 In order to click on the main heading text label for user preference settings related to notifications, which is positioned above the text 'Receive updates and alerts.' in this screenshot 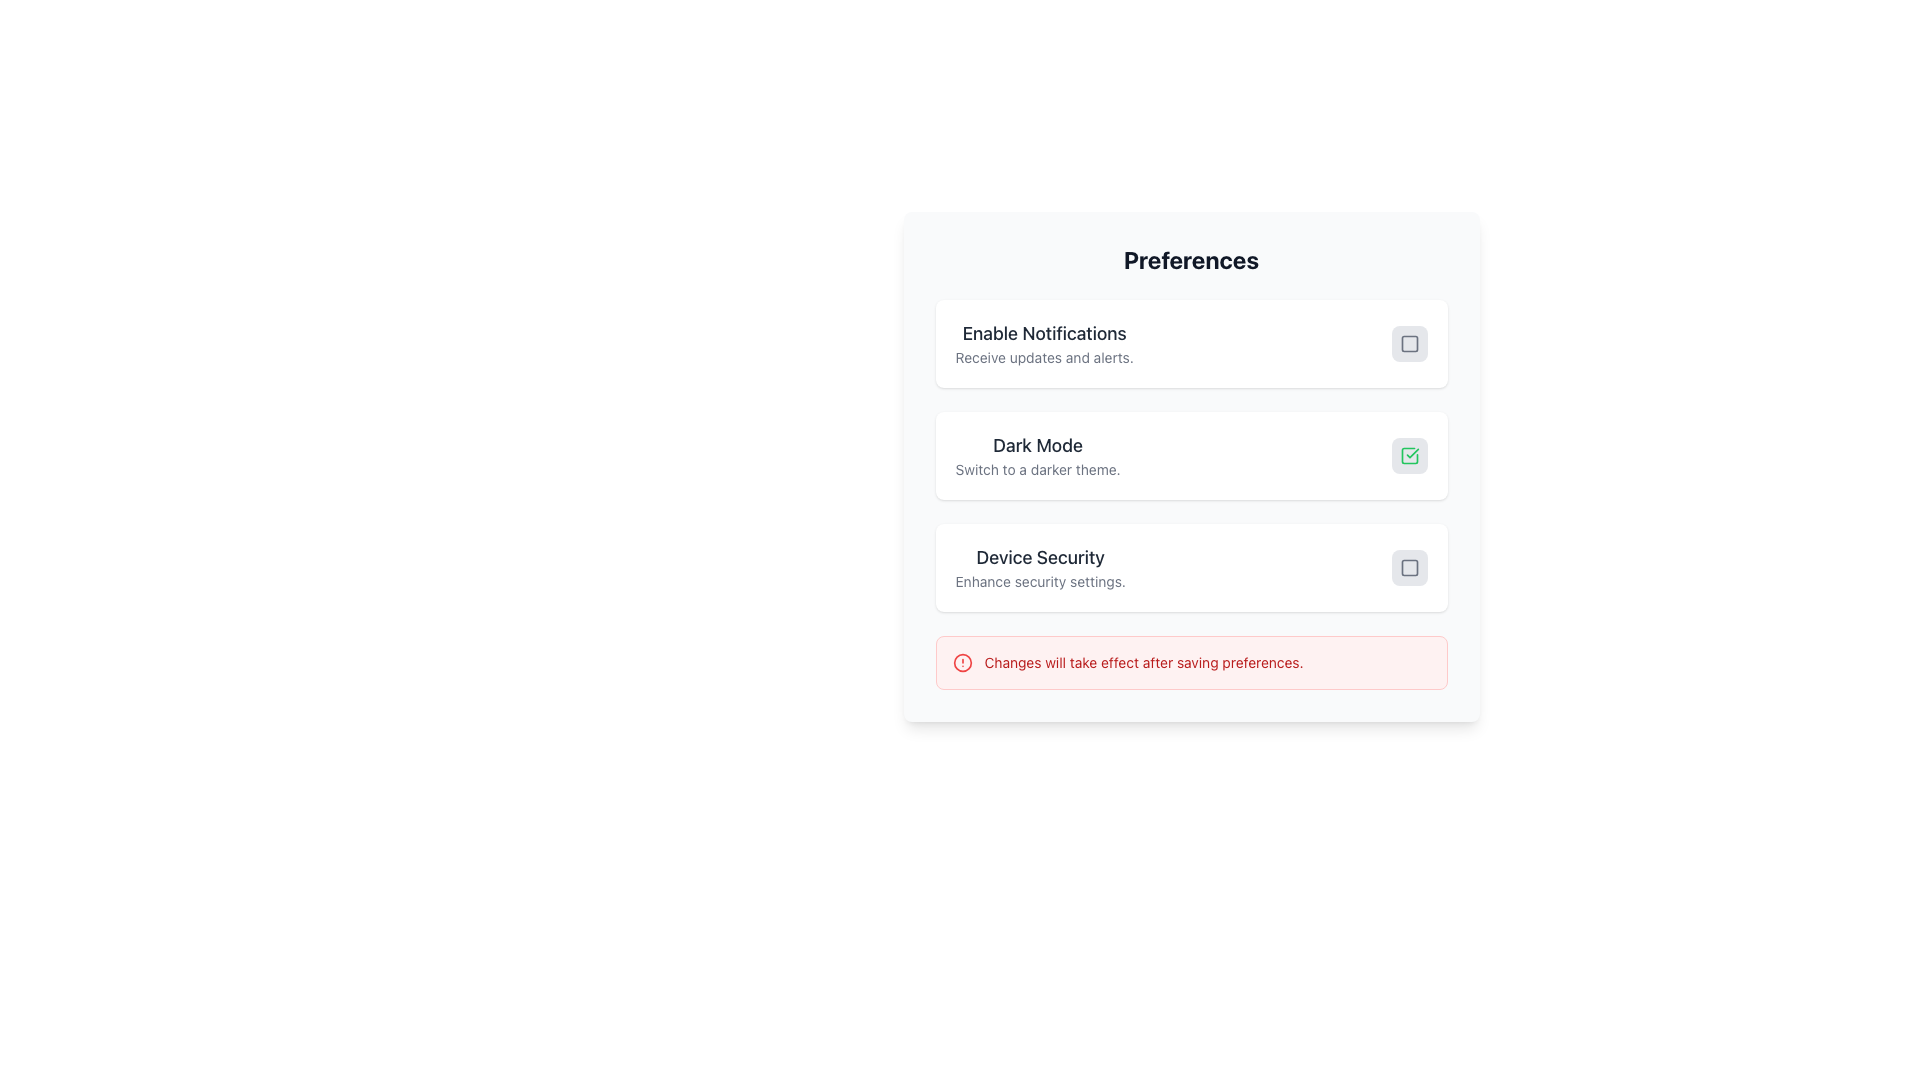, I will do `click(1043, 333)`.